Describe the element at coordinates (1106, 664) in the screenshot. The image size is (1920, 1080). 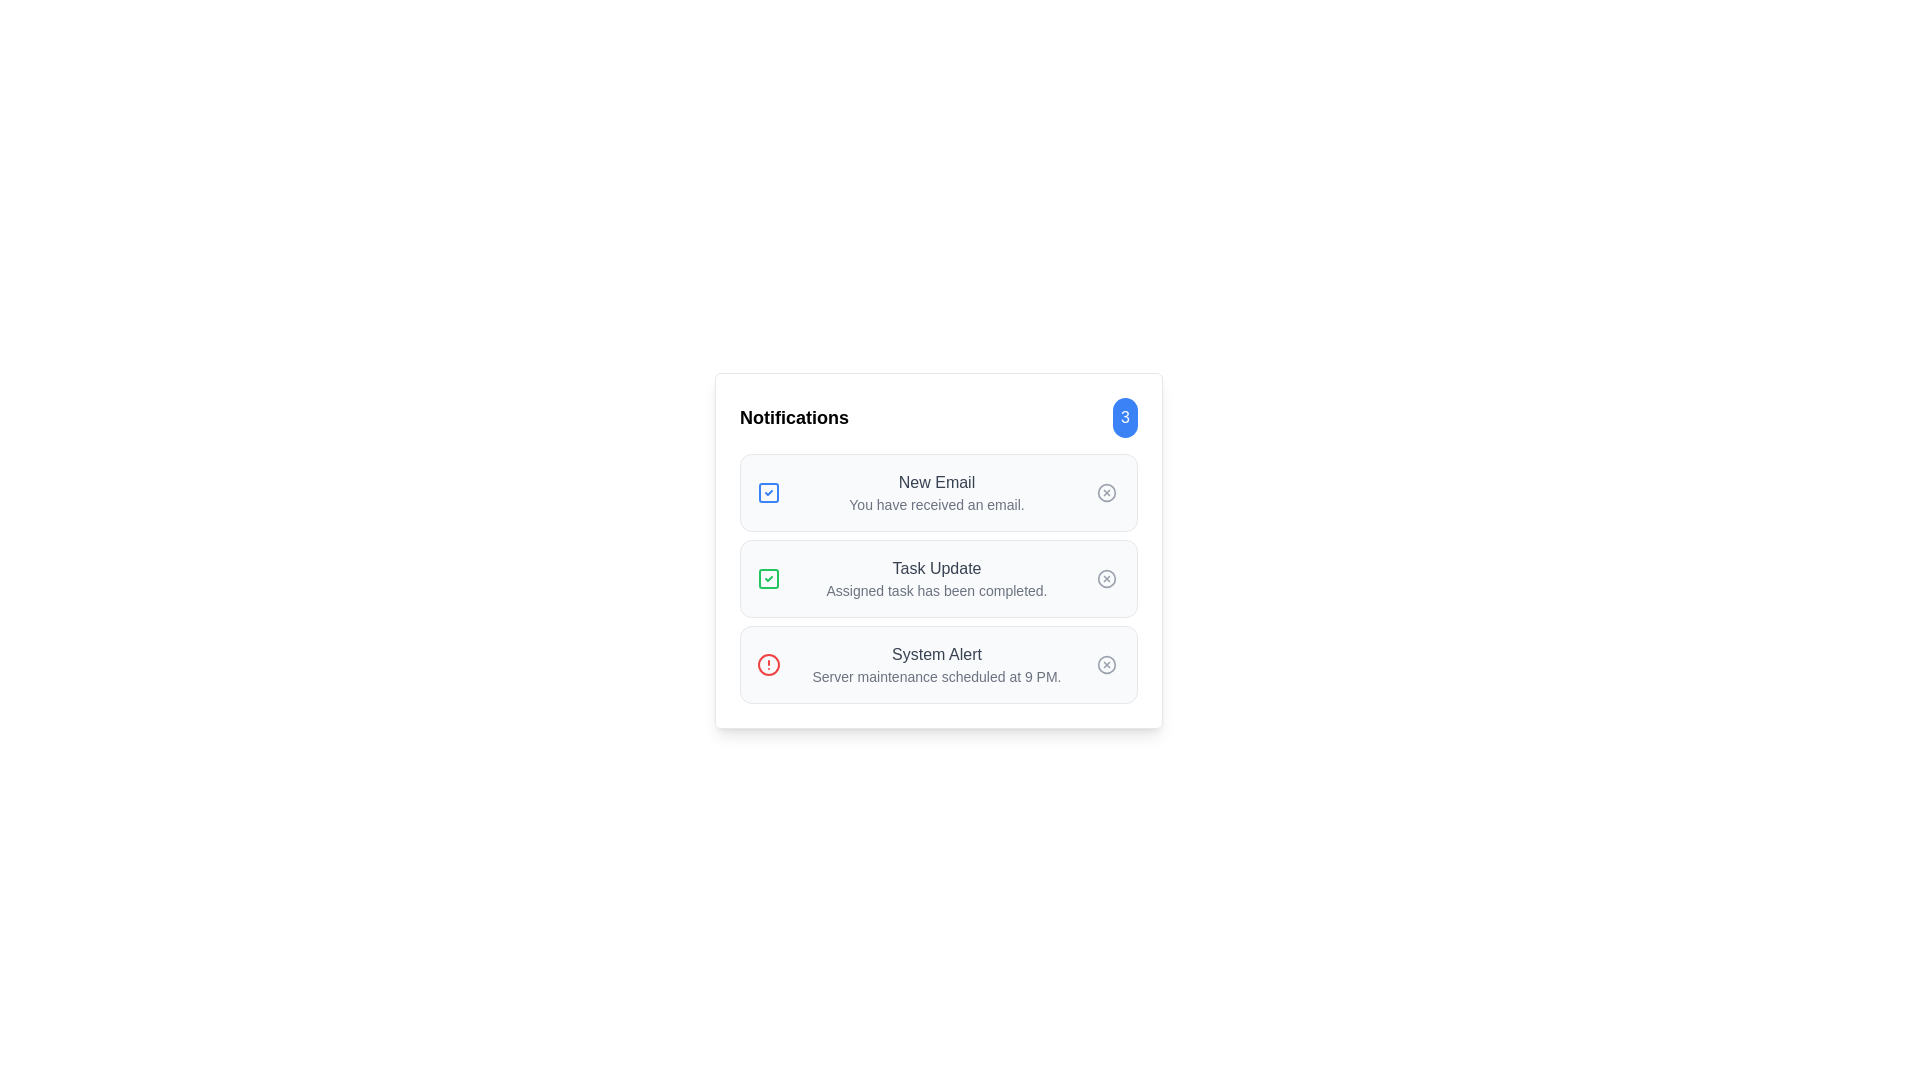
I see `the circular base of the close icon located at the rightmost edge of the system alert notification card` at that location.